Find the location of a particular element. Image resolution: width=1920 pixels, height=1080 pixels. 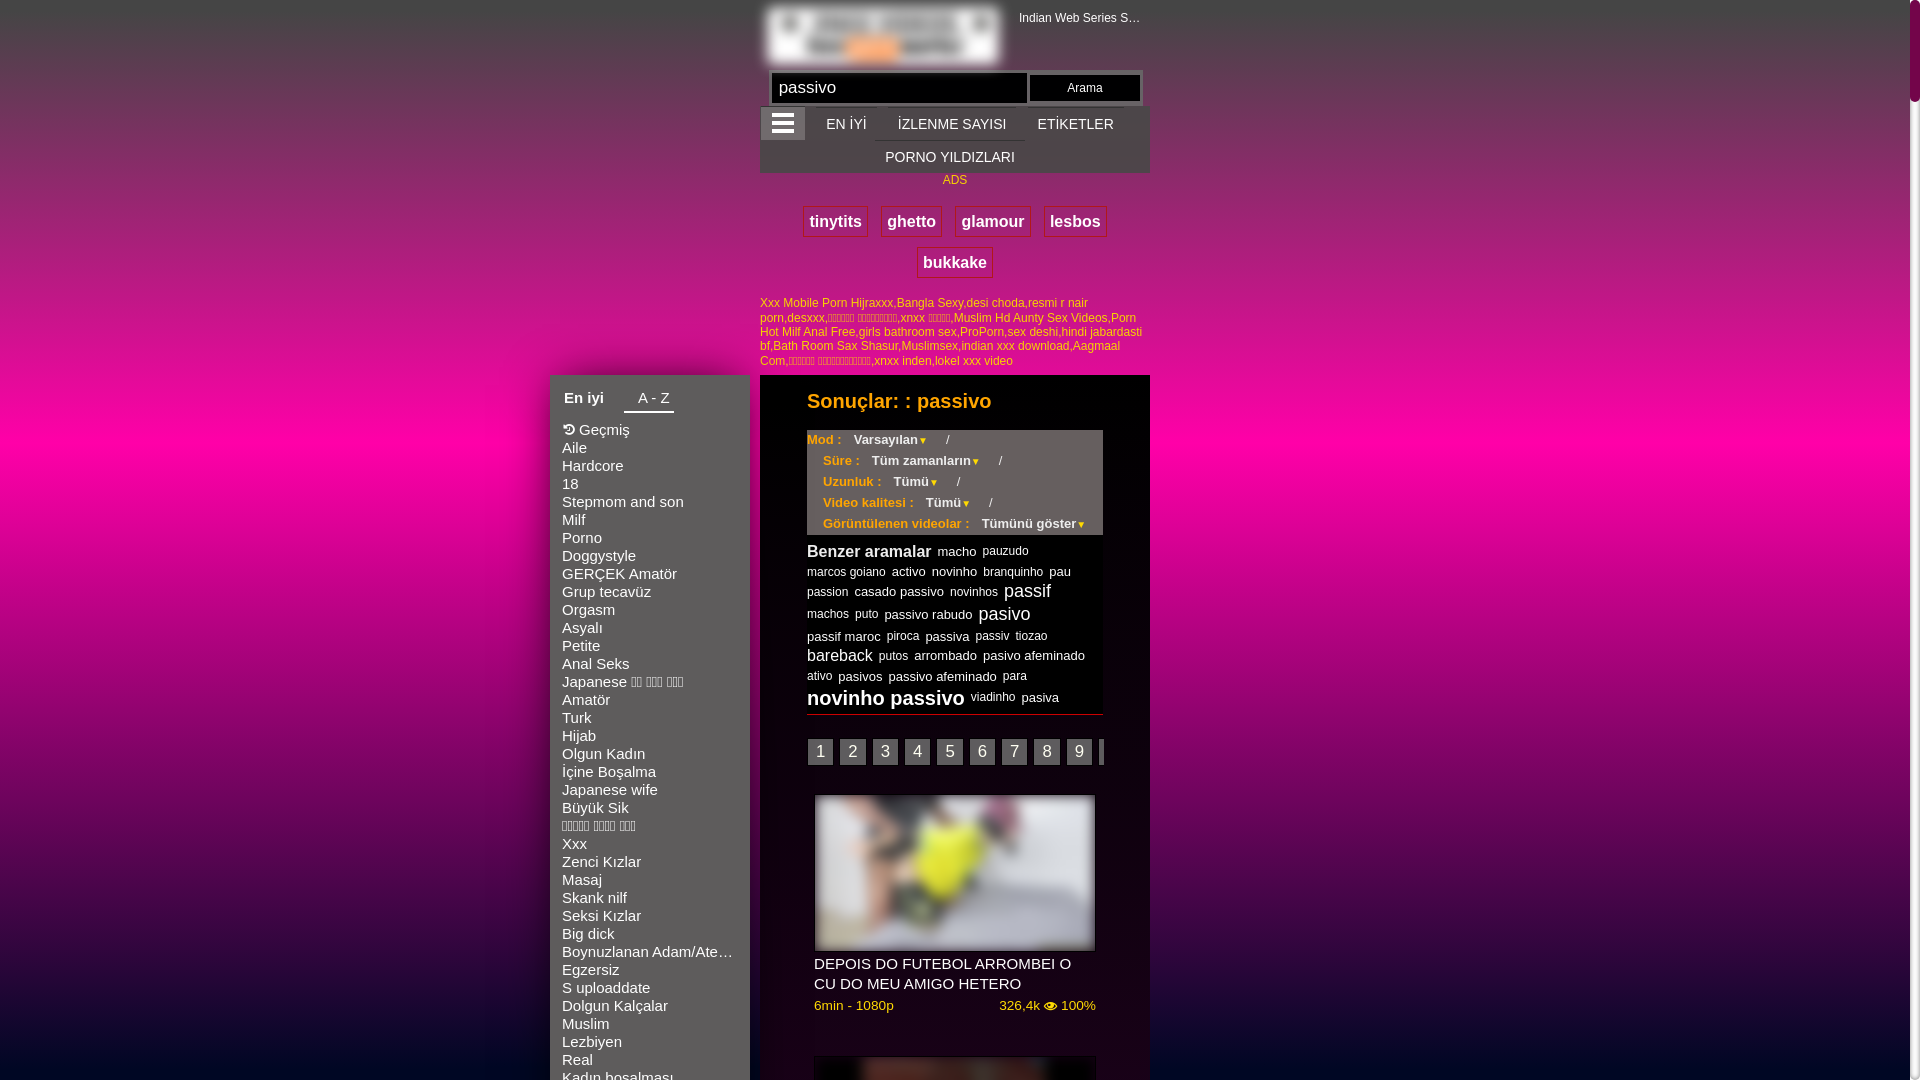

'activo' is located at coordinates (907, 571).